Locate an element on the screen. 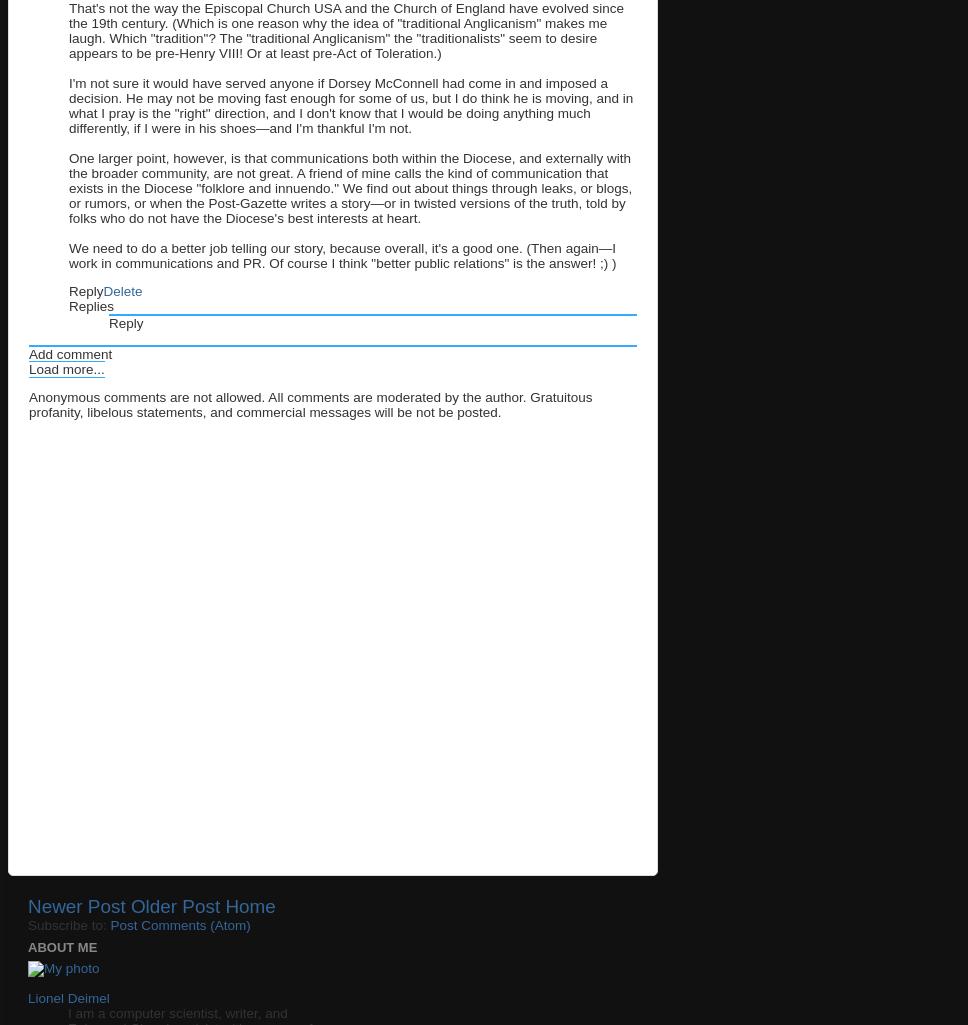 This screenshot has width=968, height=1025. 'Home' is located at coordinates (223, 905).